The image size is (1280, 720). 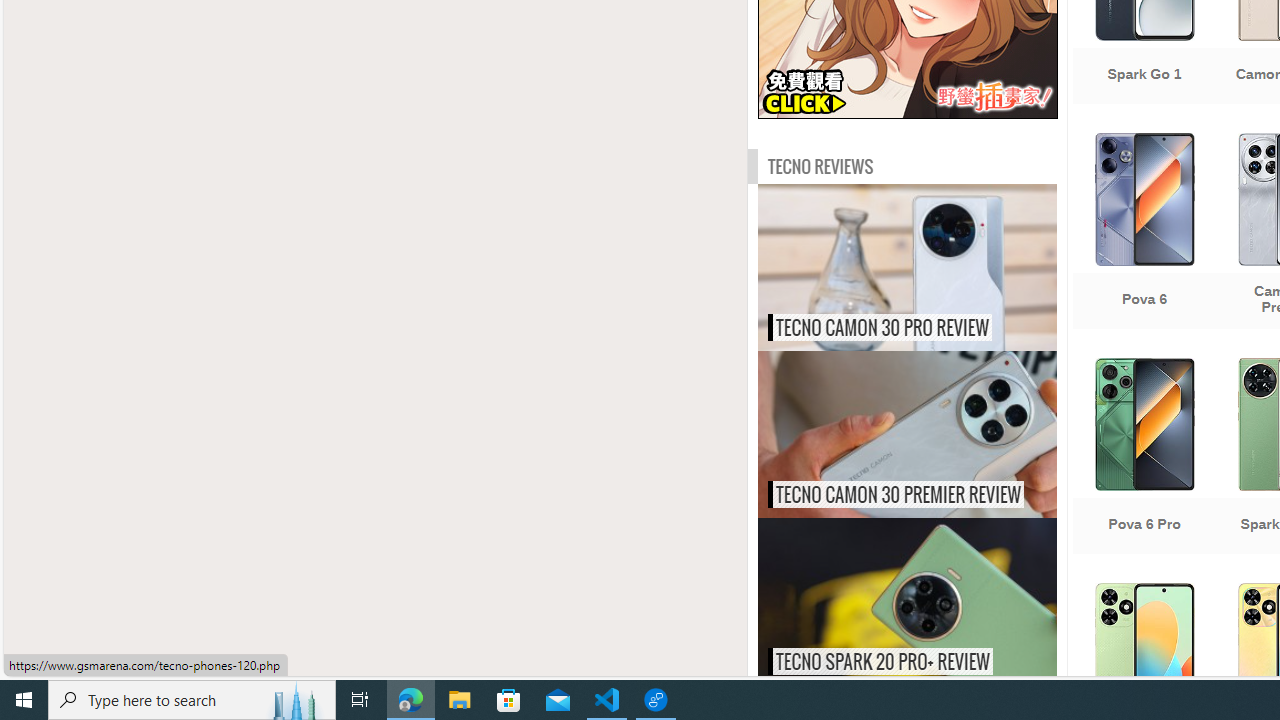 I want to click on 'Pova 6 Pro', so click(x=1144, y=458).